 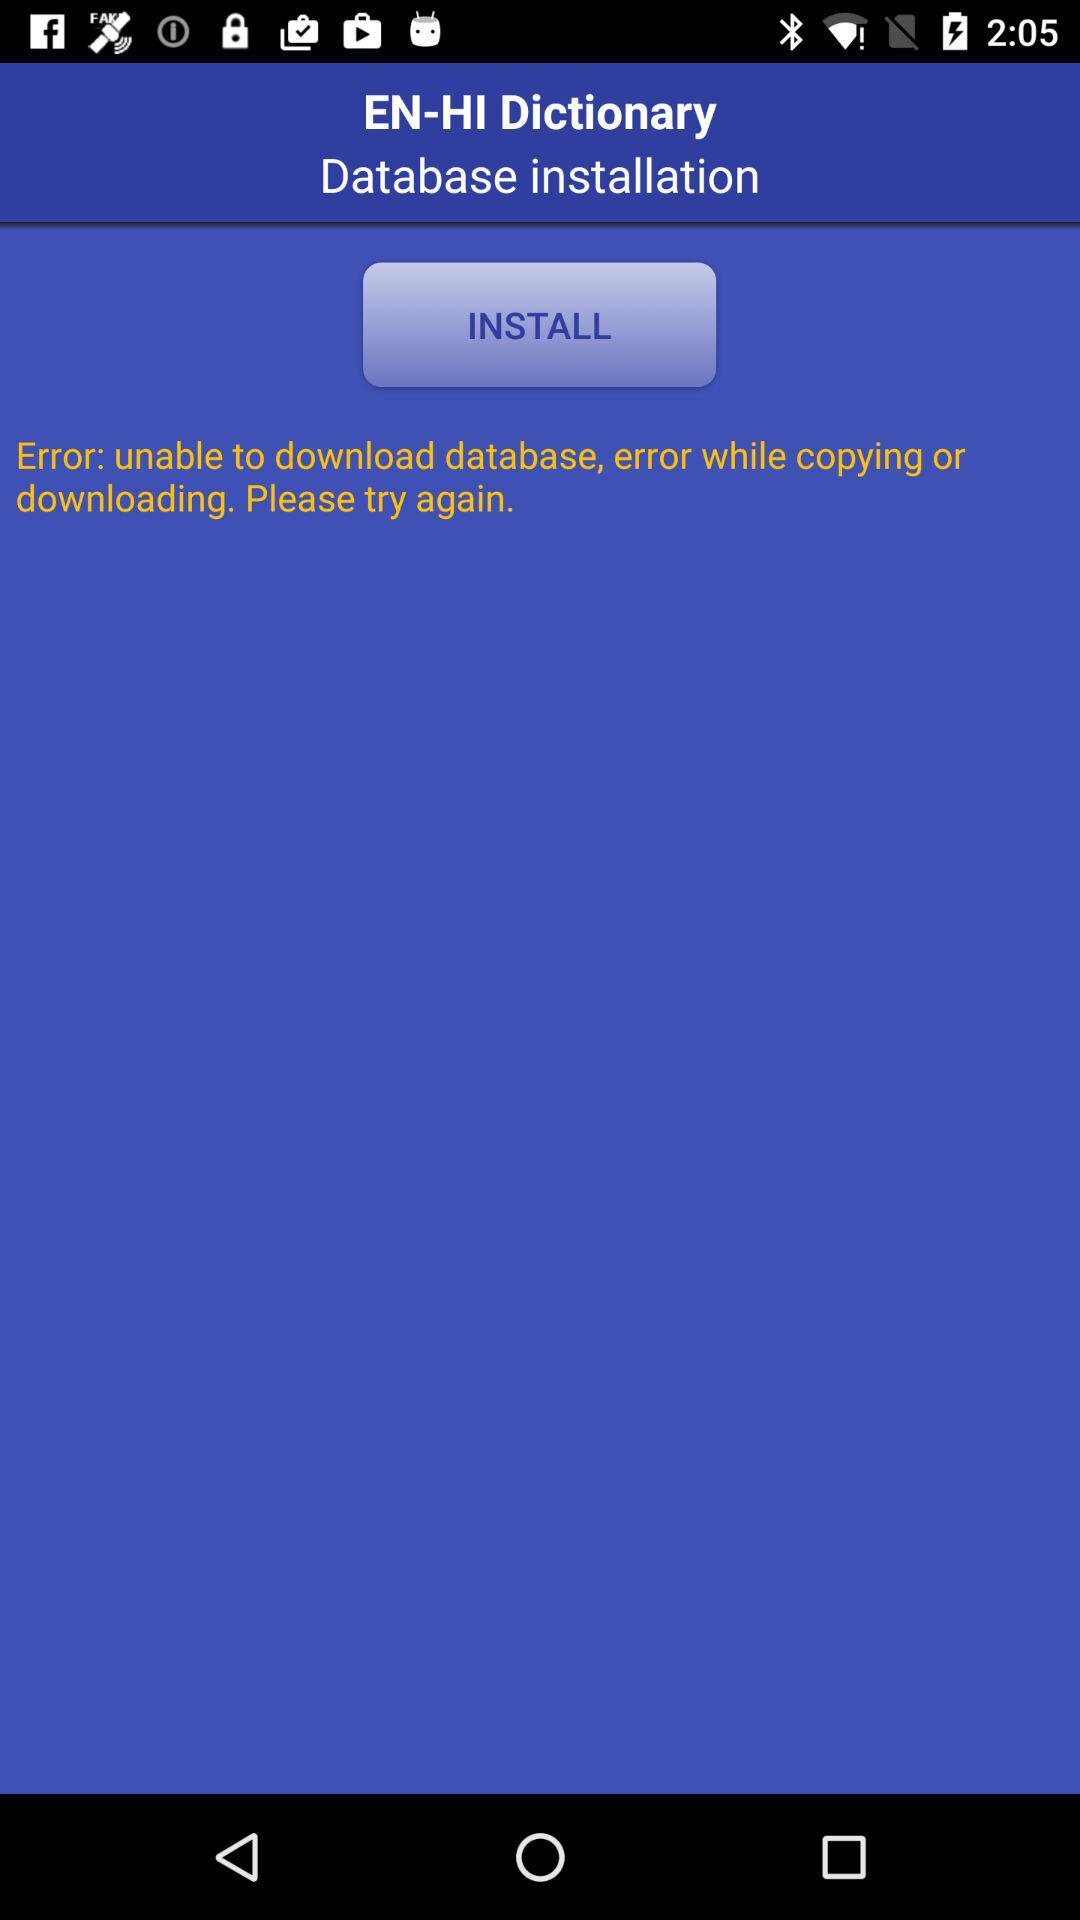 What do you see at coordinates (538, 324) in the screenshot?
I see `the install icon` at bounding box center [538, 324].